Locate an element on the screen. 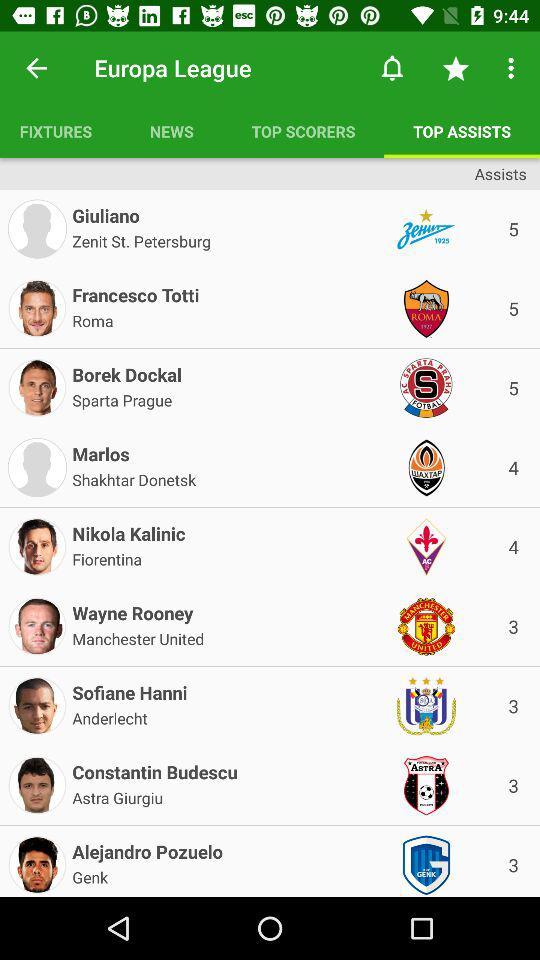 This screenshot has height=960, width=540. item below alejandro pozuelo item is located at coordinates (89, 875).